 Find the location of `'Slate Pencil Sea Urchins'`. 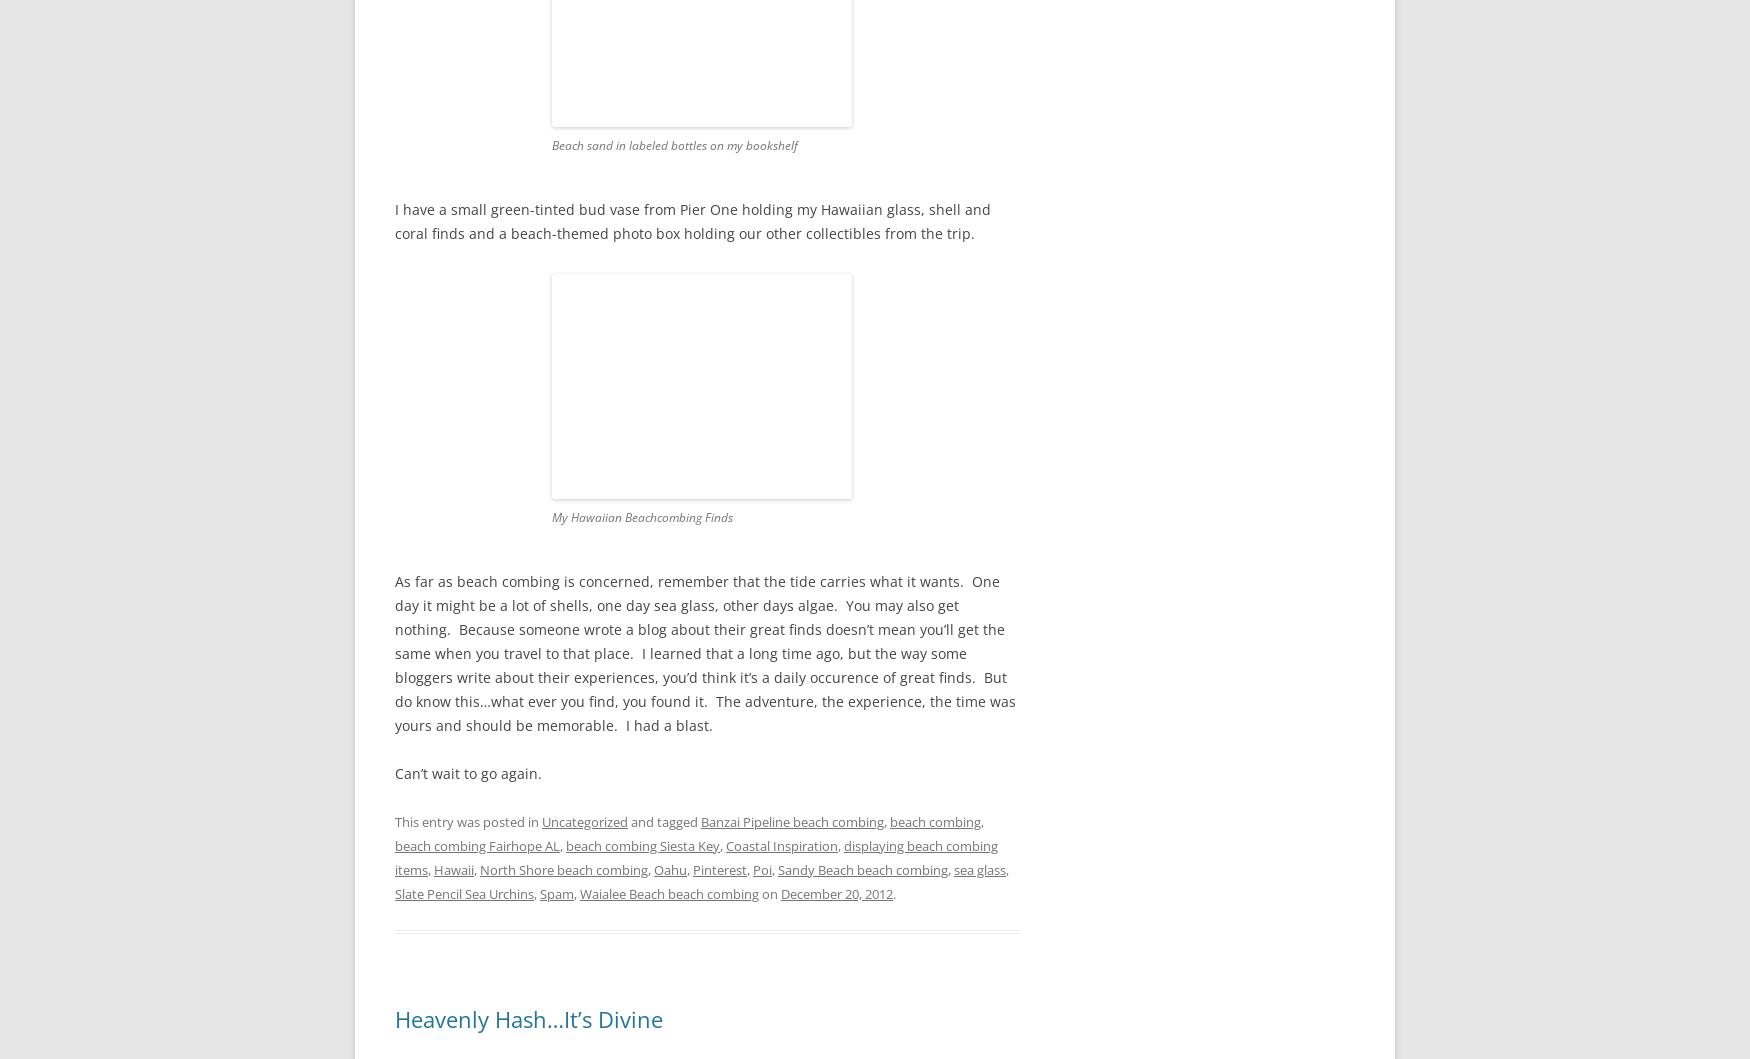

'Slate Pencil Sea Urchins' is located at coordinates (464, 894).